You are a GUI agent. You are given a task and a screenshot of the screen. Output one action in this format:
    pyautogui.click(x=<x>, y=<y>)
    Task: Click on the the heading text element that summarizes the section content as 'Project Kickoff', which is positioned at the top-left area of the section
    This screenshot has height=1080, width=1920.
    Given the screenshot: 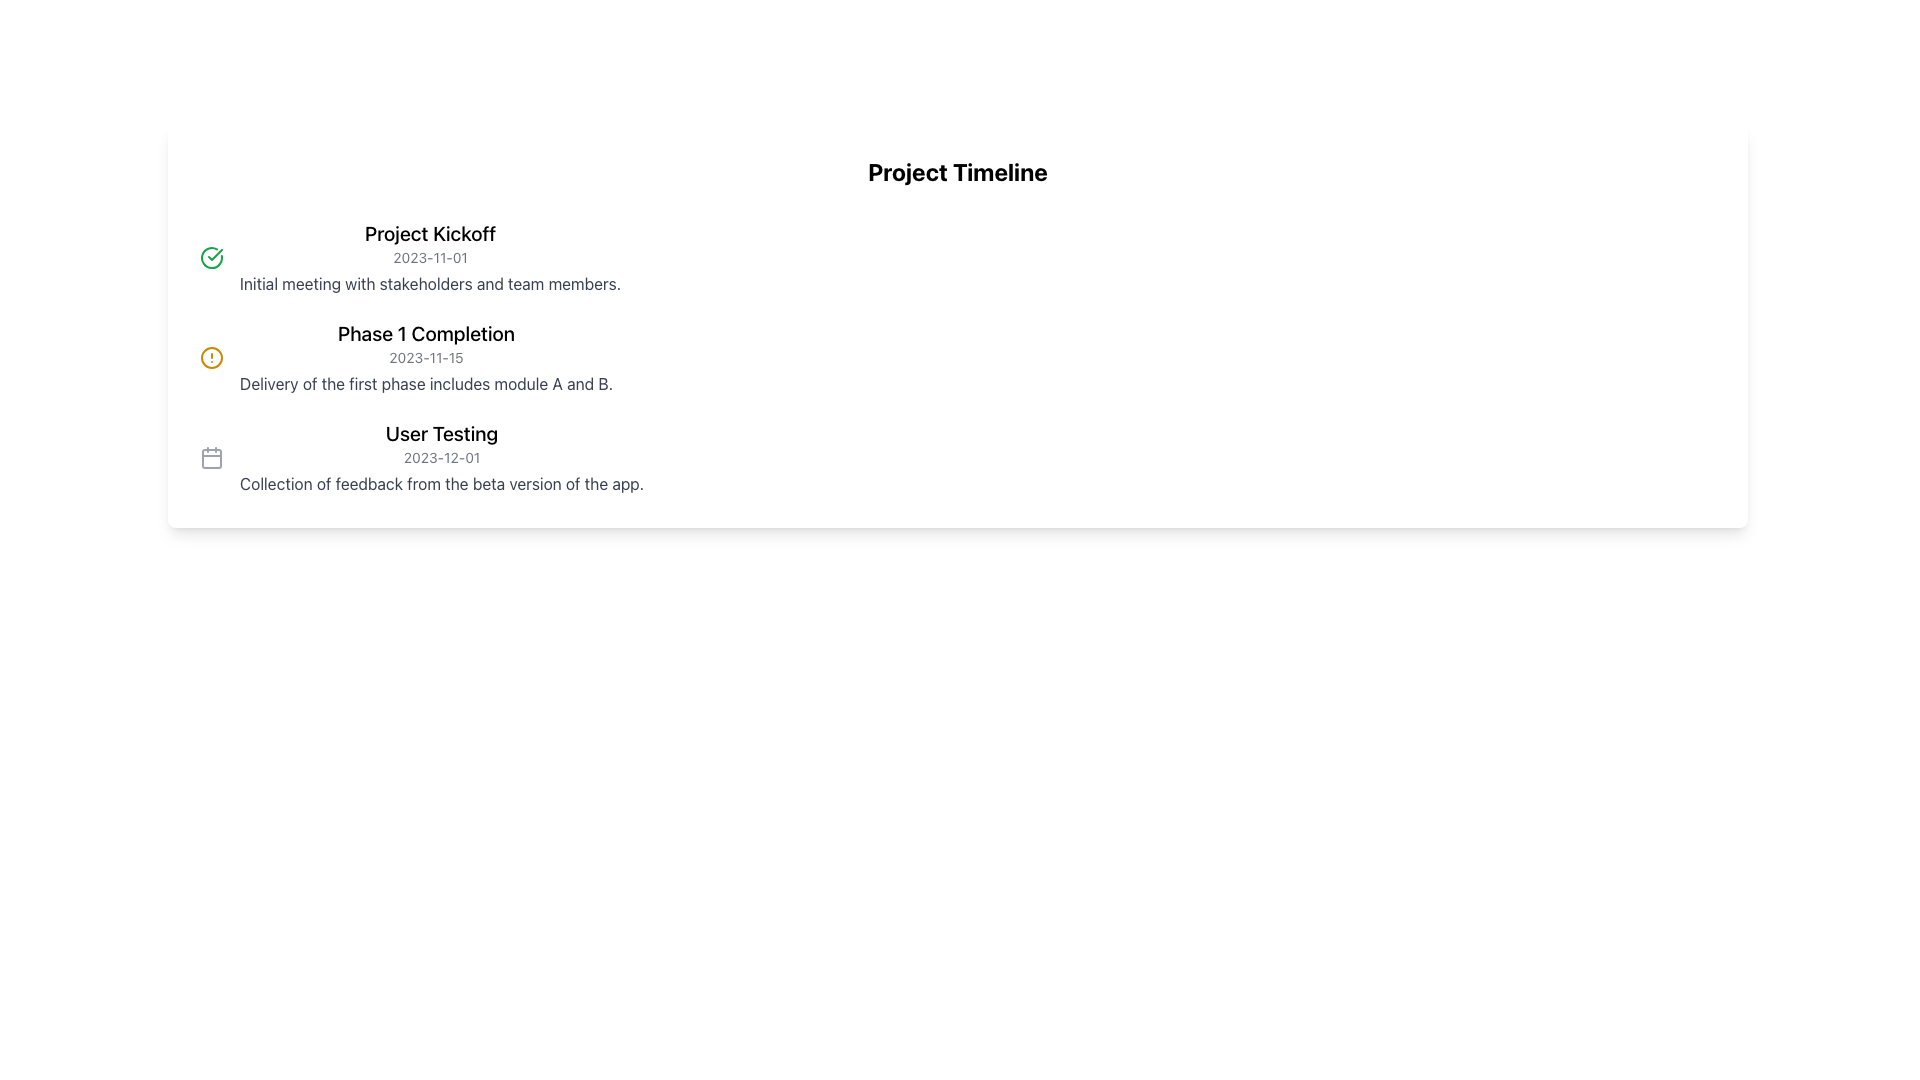 What is the action you would take?
    pyautogui.click(x=429, y=233)
    